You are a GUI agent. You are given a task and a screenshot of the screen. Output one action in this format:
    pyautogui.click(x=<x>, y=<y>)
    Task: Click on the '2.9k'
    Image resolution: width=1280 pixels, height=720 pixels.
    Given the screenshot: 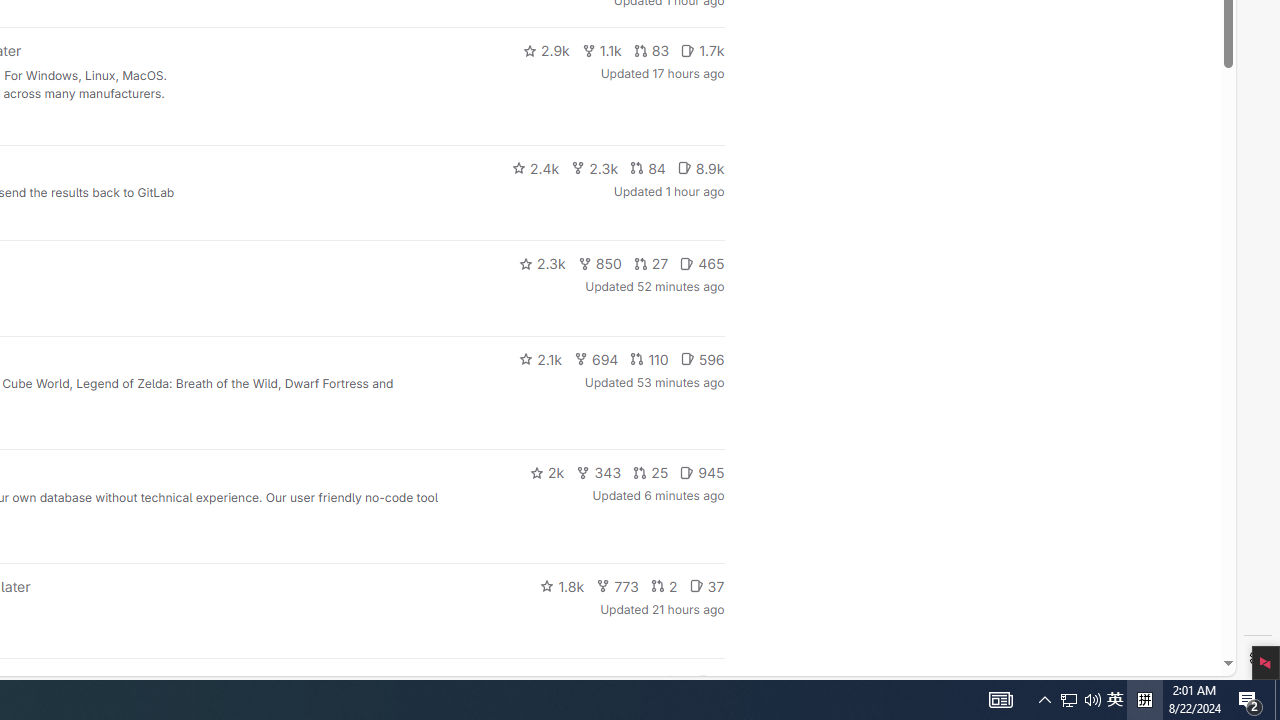 What is the action you would take?
    pyautogui.click(x=545, y=50)
    